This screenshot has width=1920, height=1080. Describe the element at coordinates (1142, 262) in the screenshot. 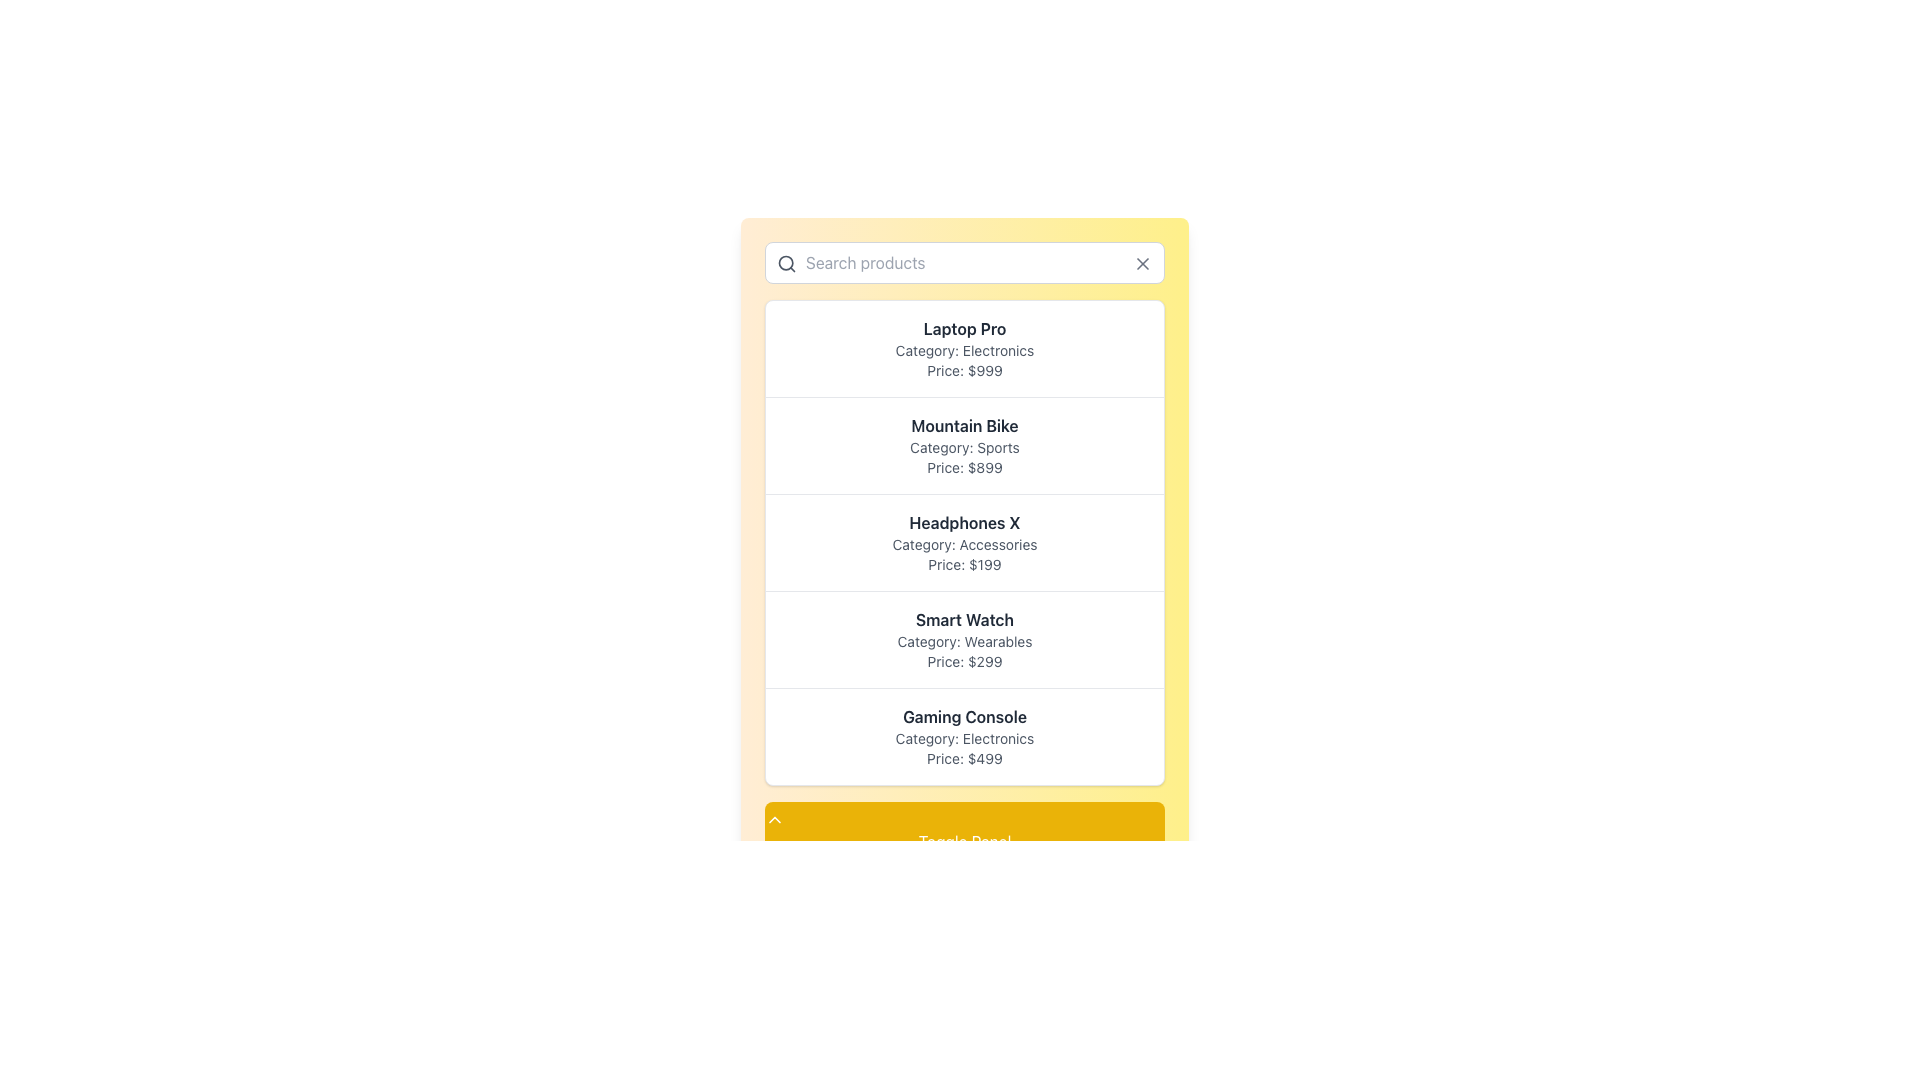

I see `the interactive gray button with an 'X' icon located in the top-right corner of the search input box to change its color` at that location.